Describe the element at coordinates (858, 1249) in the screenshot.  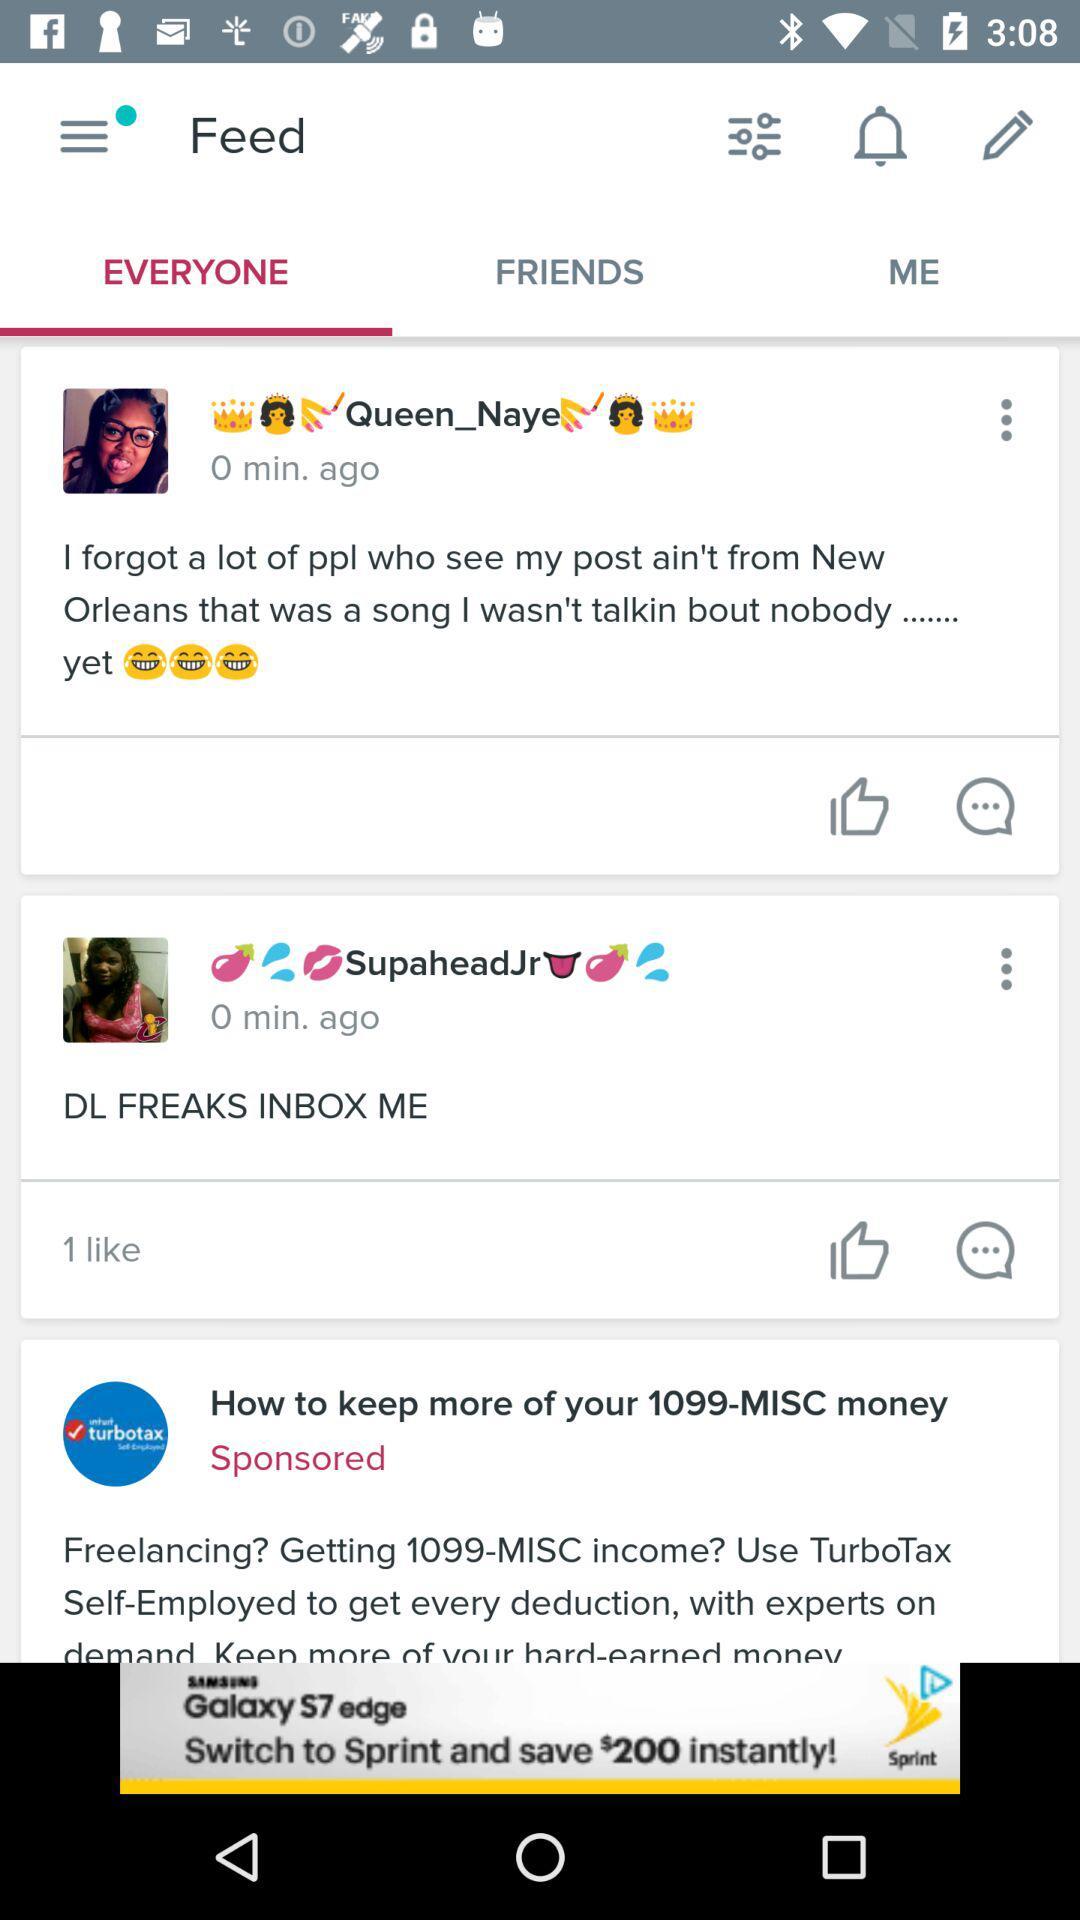
I see `click the like button` at that location.